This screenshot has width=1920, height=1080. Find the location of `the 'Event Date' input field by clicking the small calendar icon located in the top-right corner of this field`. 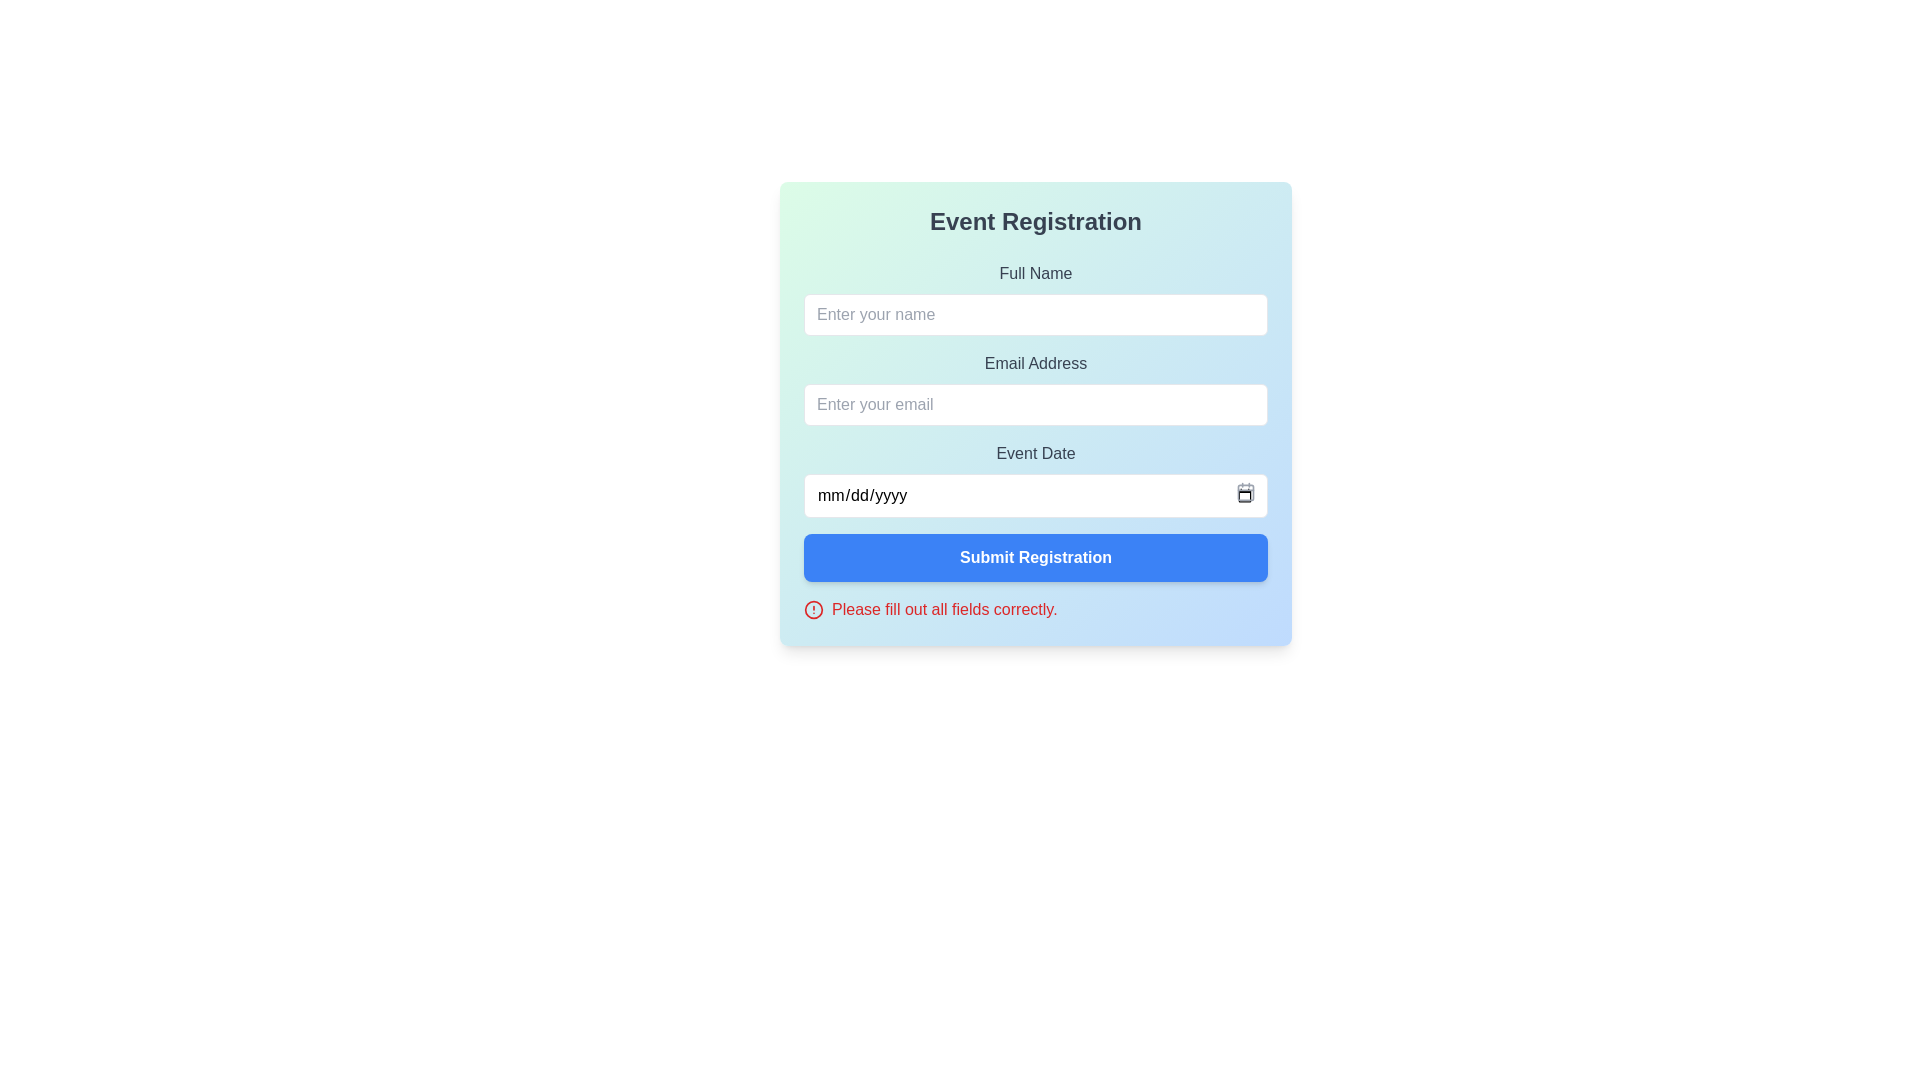

the 'Event Date' input field by clicking the small calendar icon located in the top-right corner of this field is located at coordinates (1245, 492).